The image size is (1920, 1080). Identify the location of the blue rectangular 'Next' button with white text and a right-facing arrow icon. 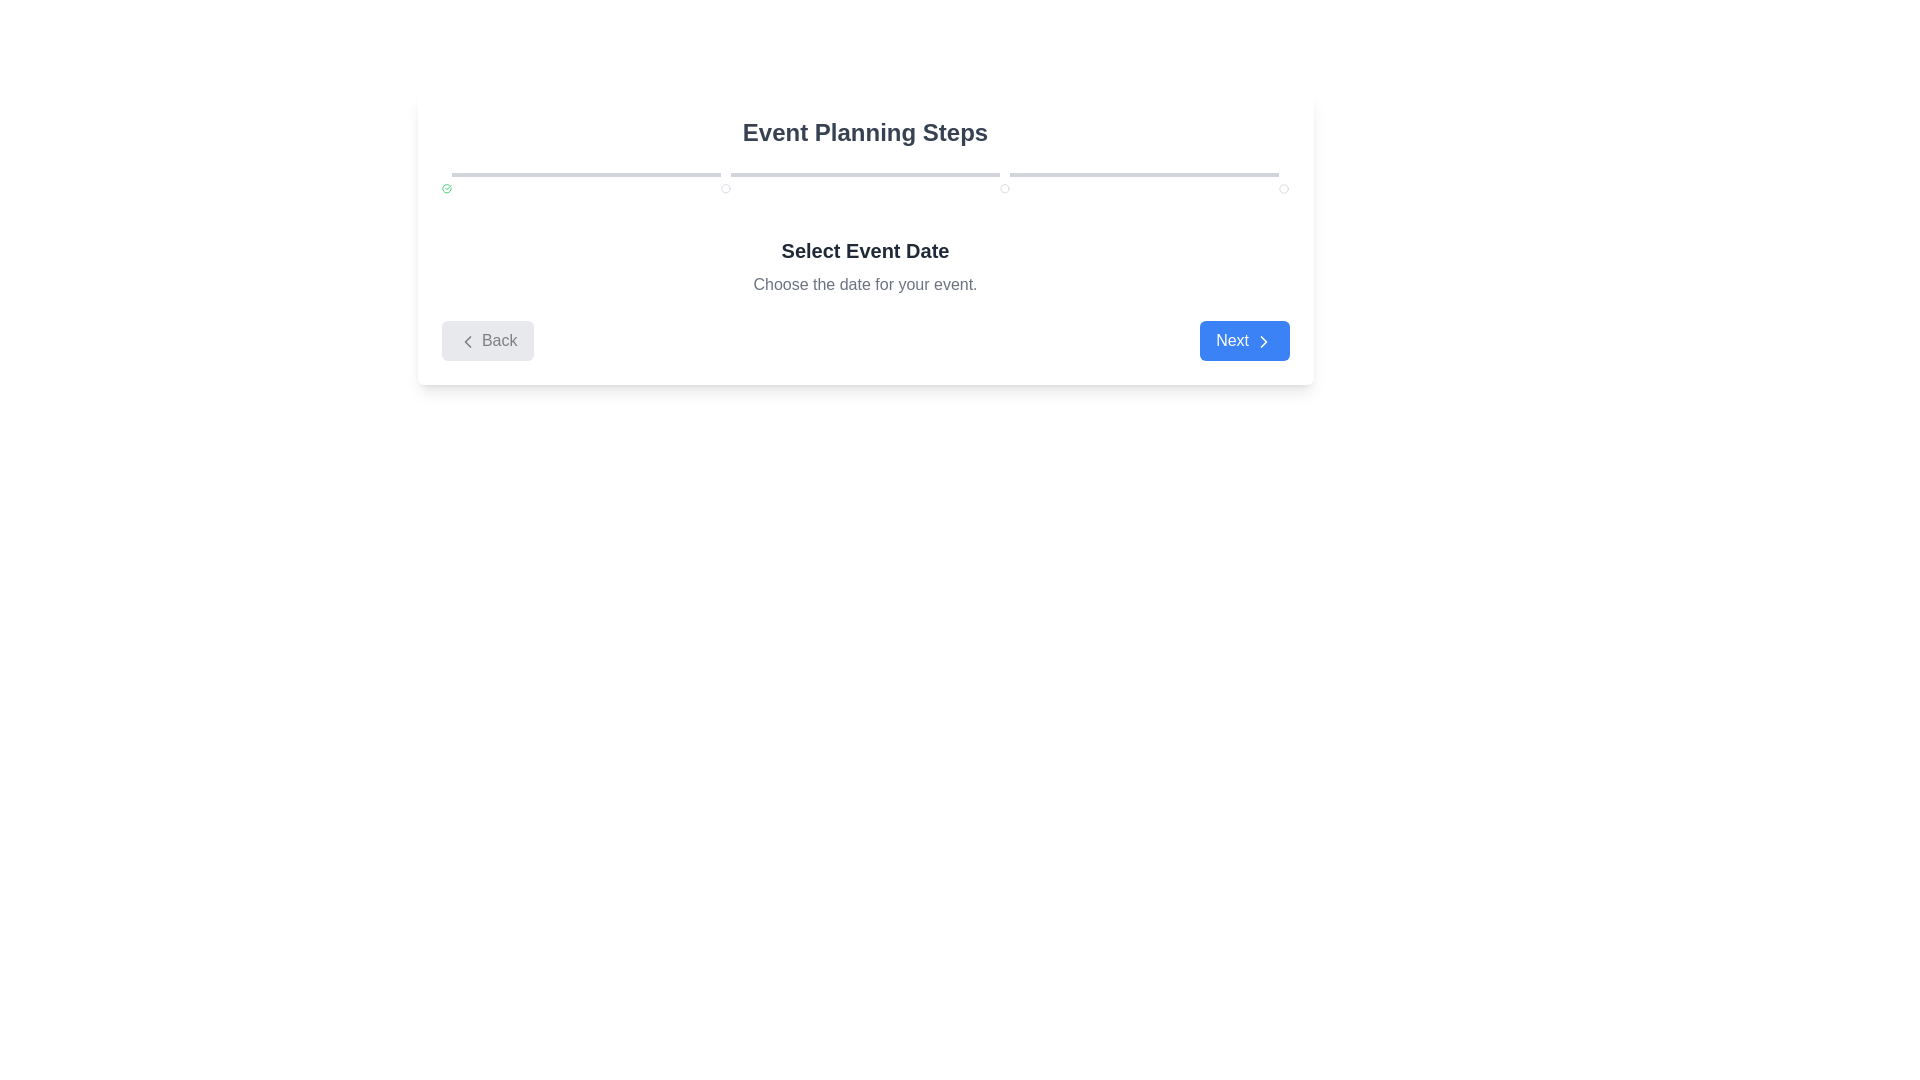
(1243, 339).